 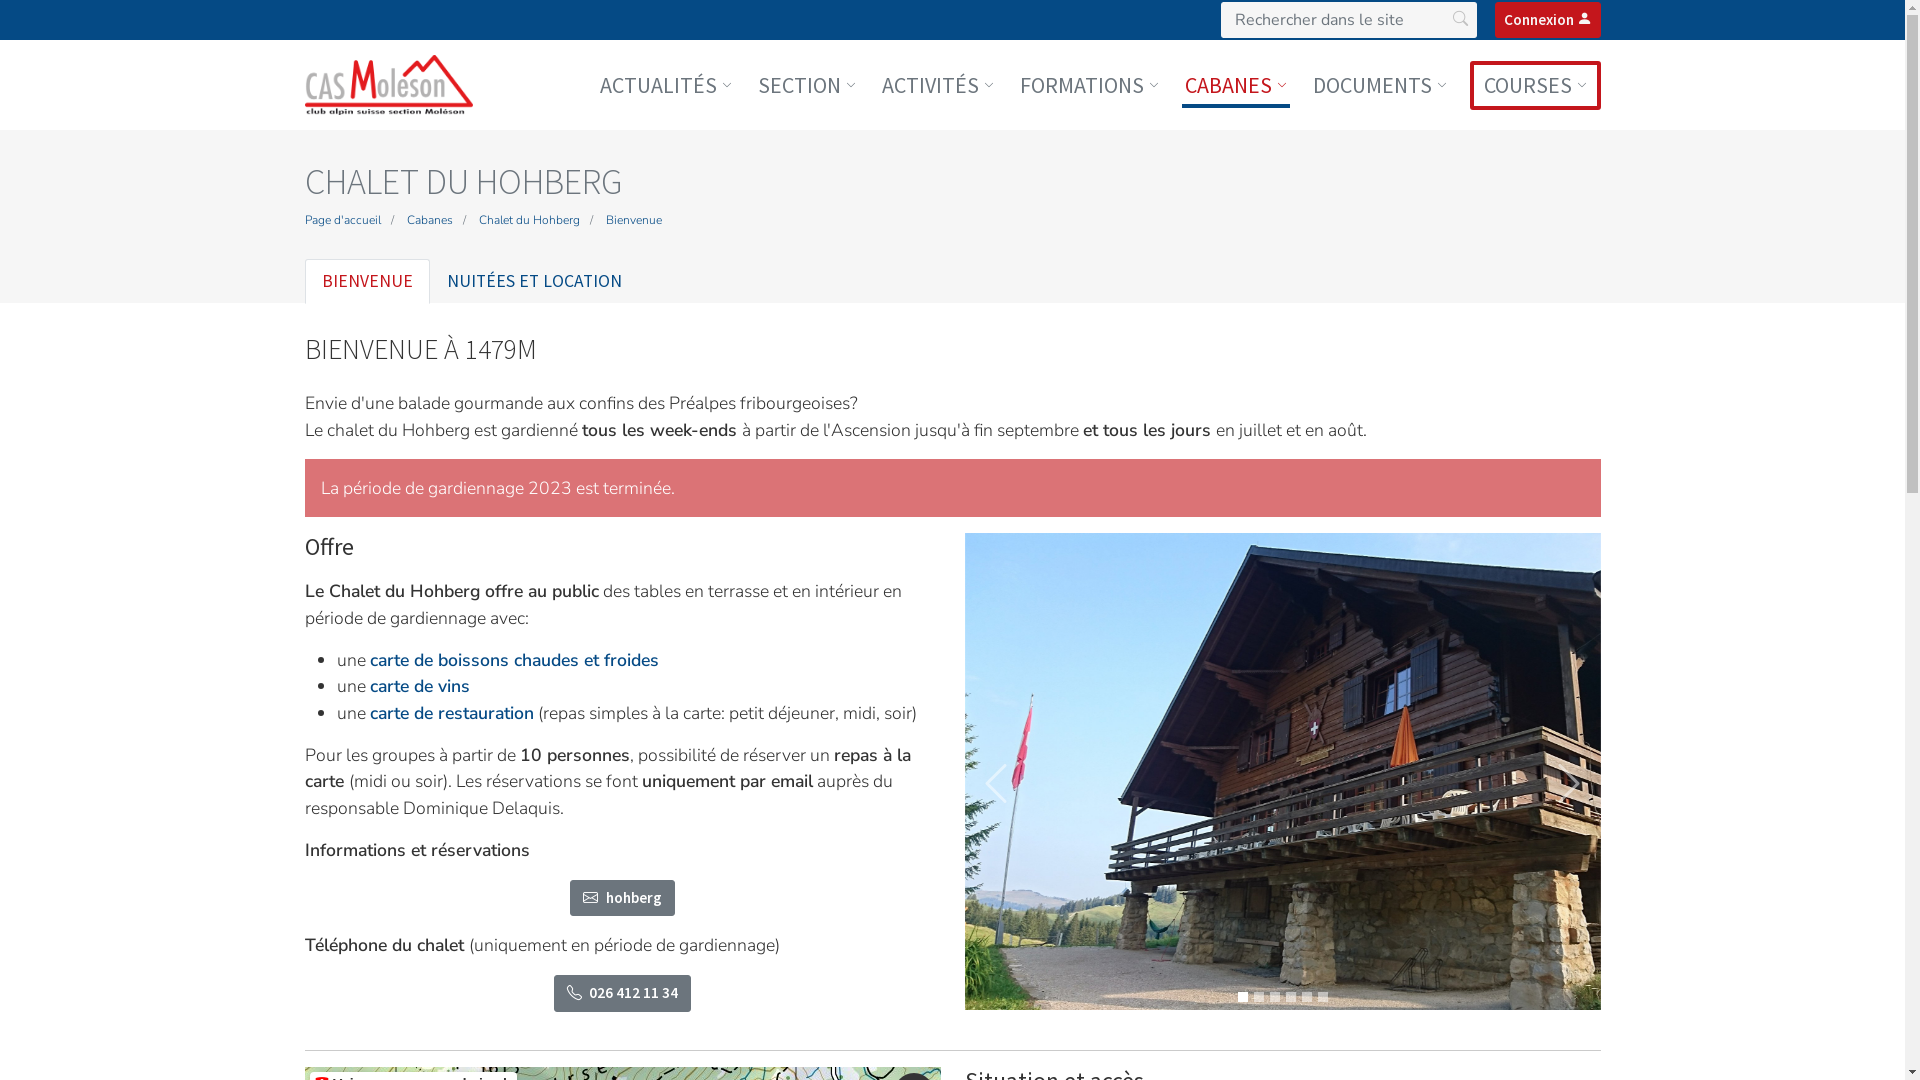 I want to click on 'FORMATIONS', so click(x=1016, y=83).